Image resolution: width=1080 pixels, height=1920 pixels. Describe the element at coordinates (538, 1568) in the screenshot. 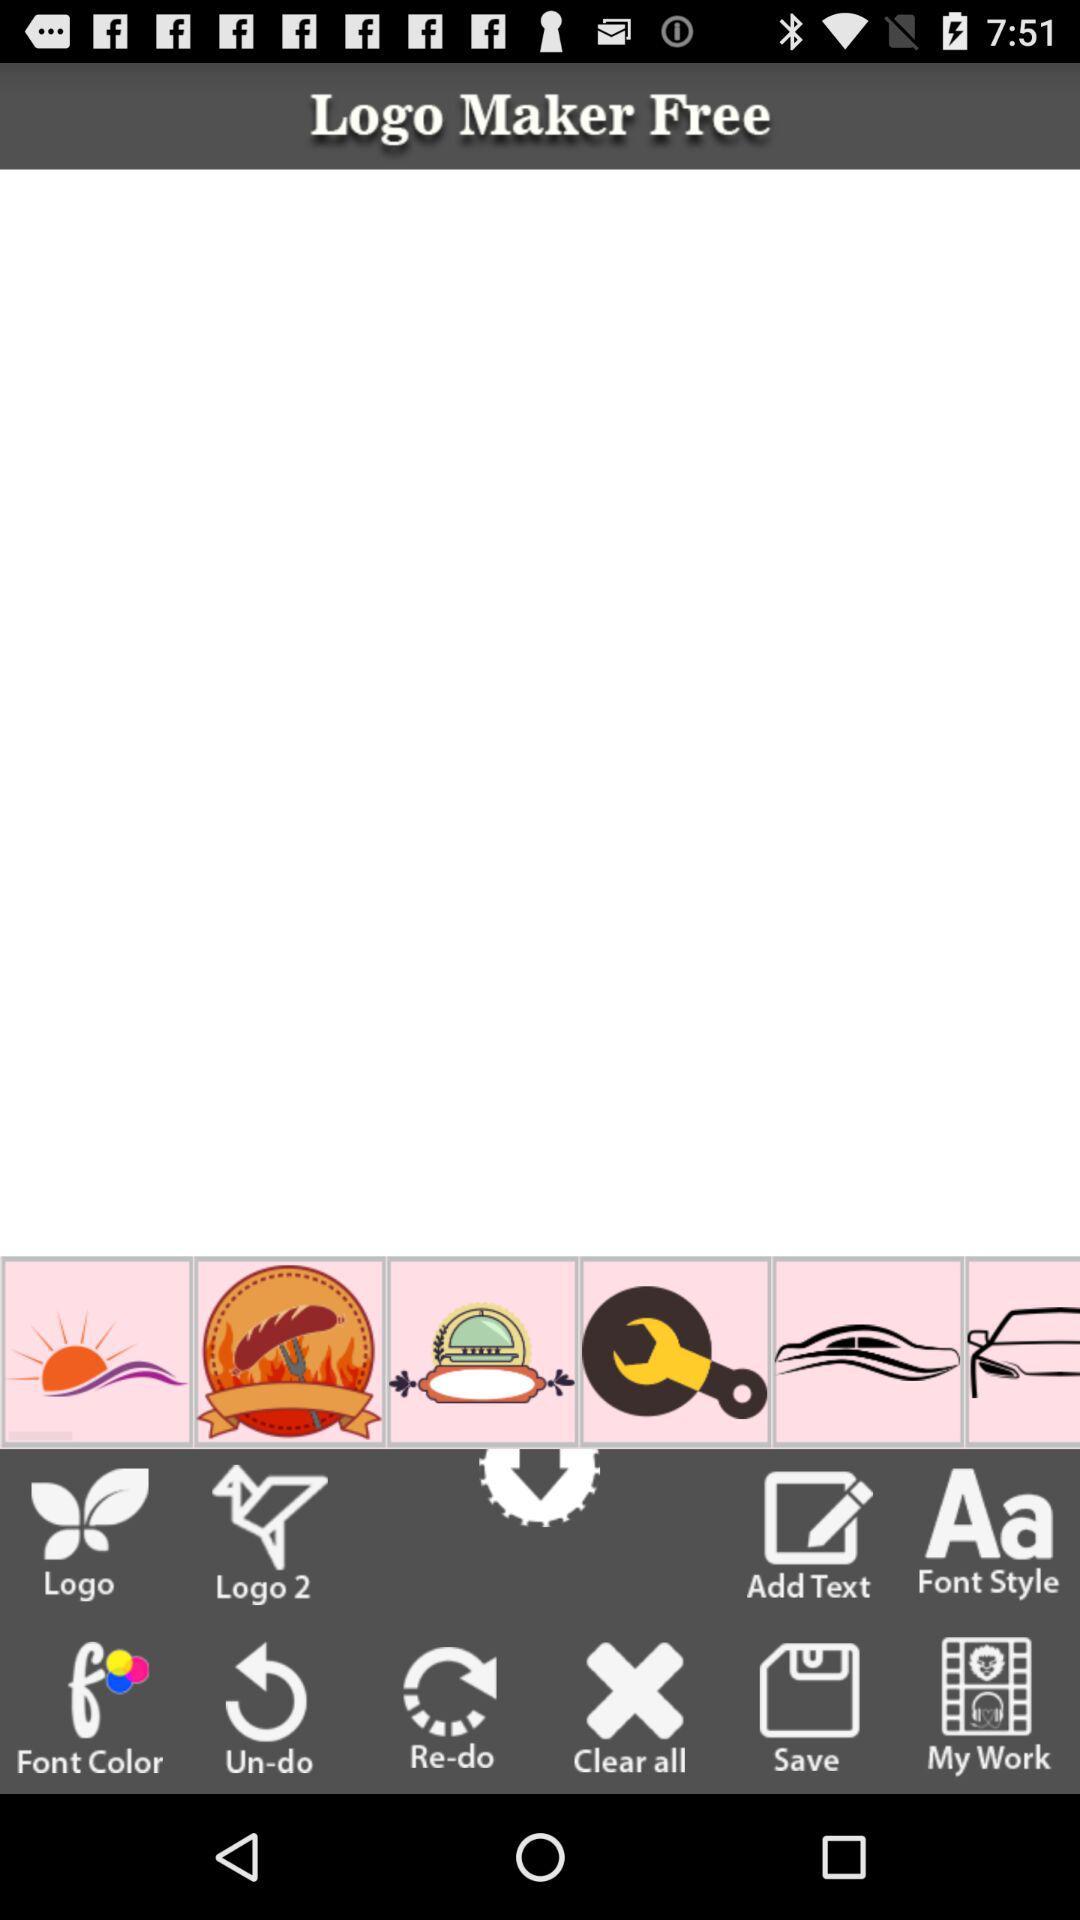

I see `the arrow_downward icon` at that location.